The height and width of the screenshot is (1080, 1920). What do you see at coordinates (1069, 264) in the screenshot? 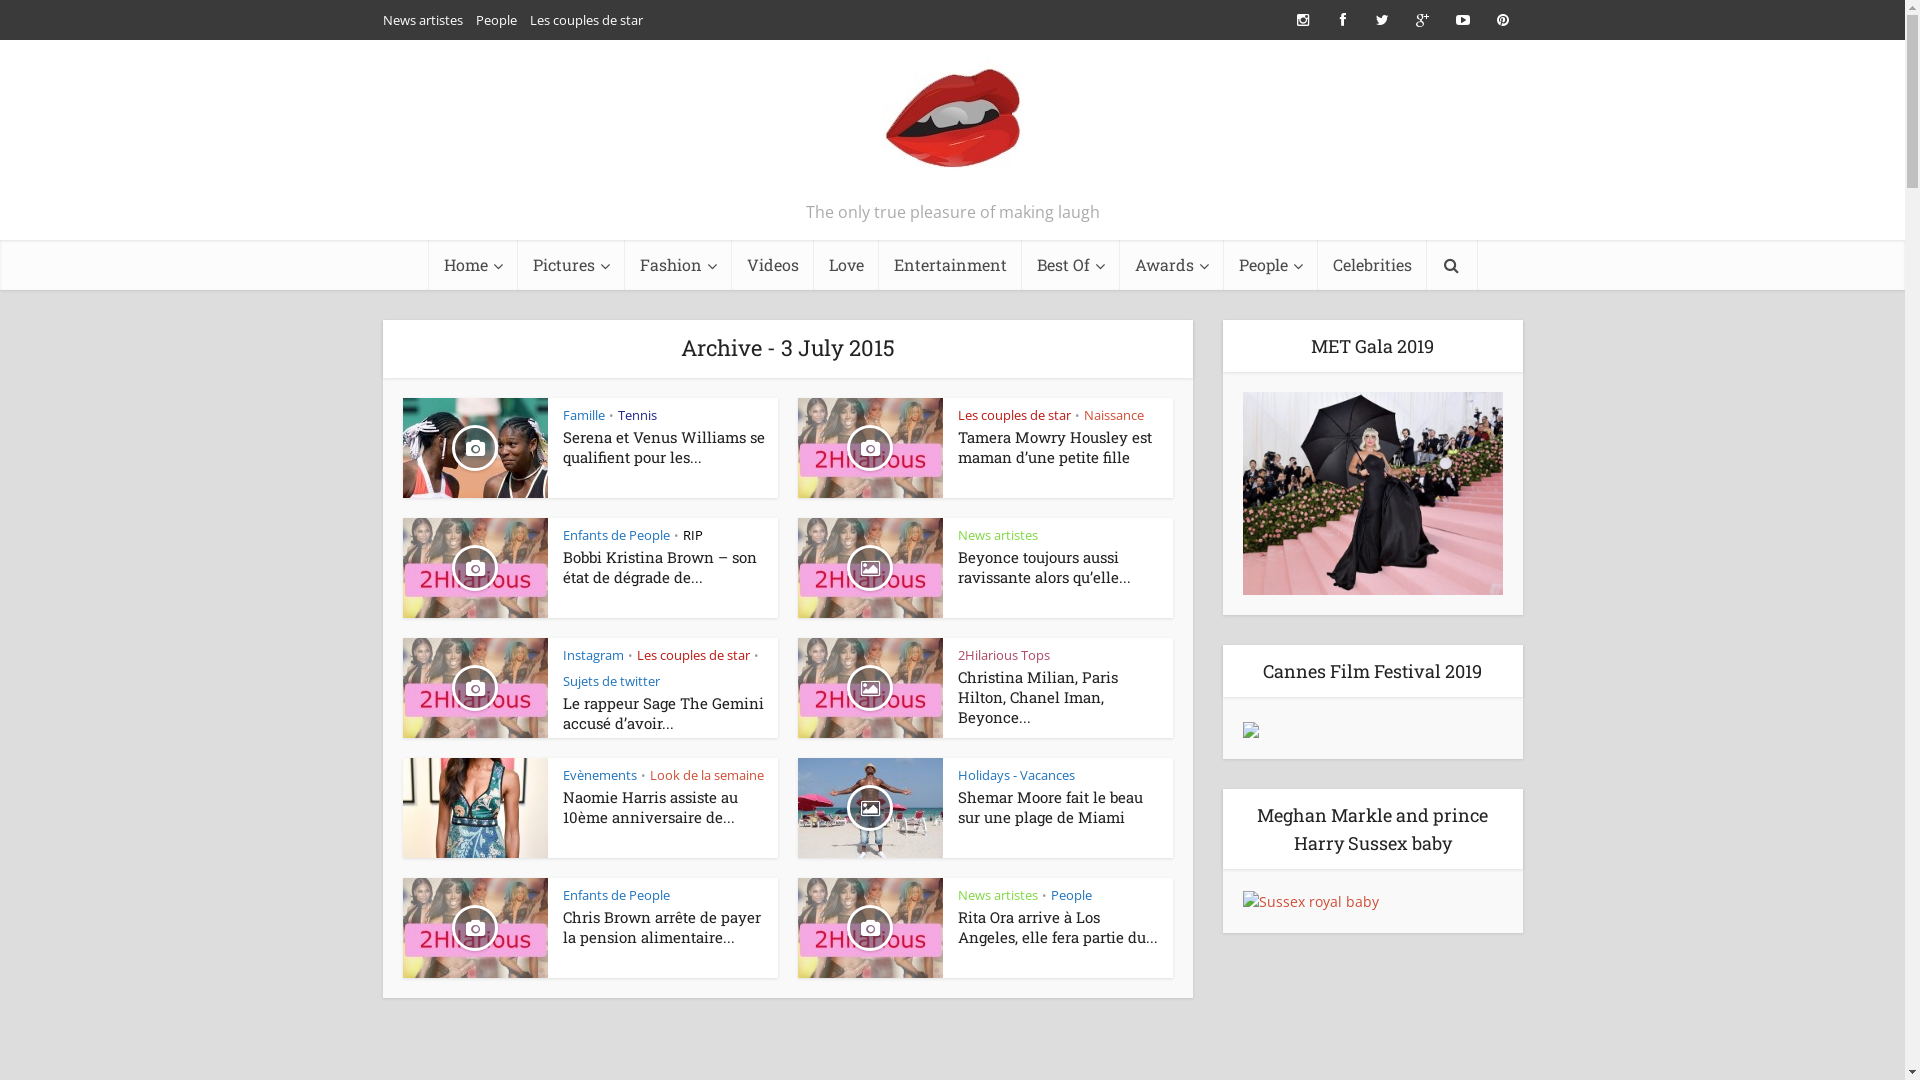
I see `'Best Of'` at bounding box center [1069, 264].